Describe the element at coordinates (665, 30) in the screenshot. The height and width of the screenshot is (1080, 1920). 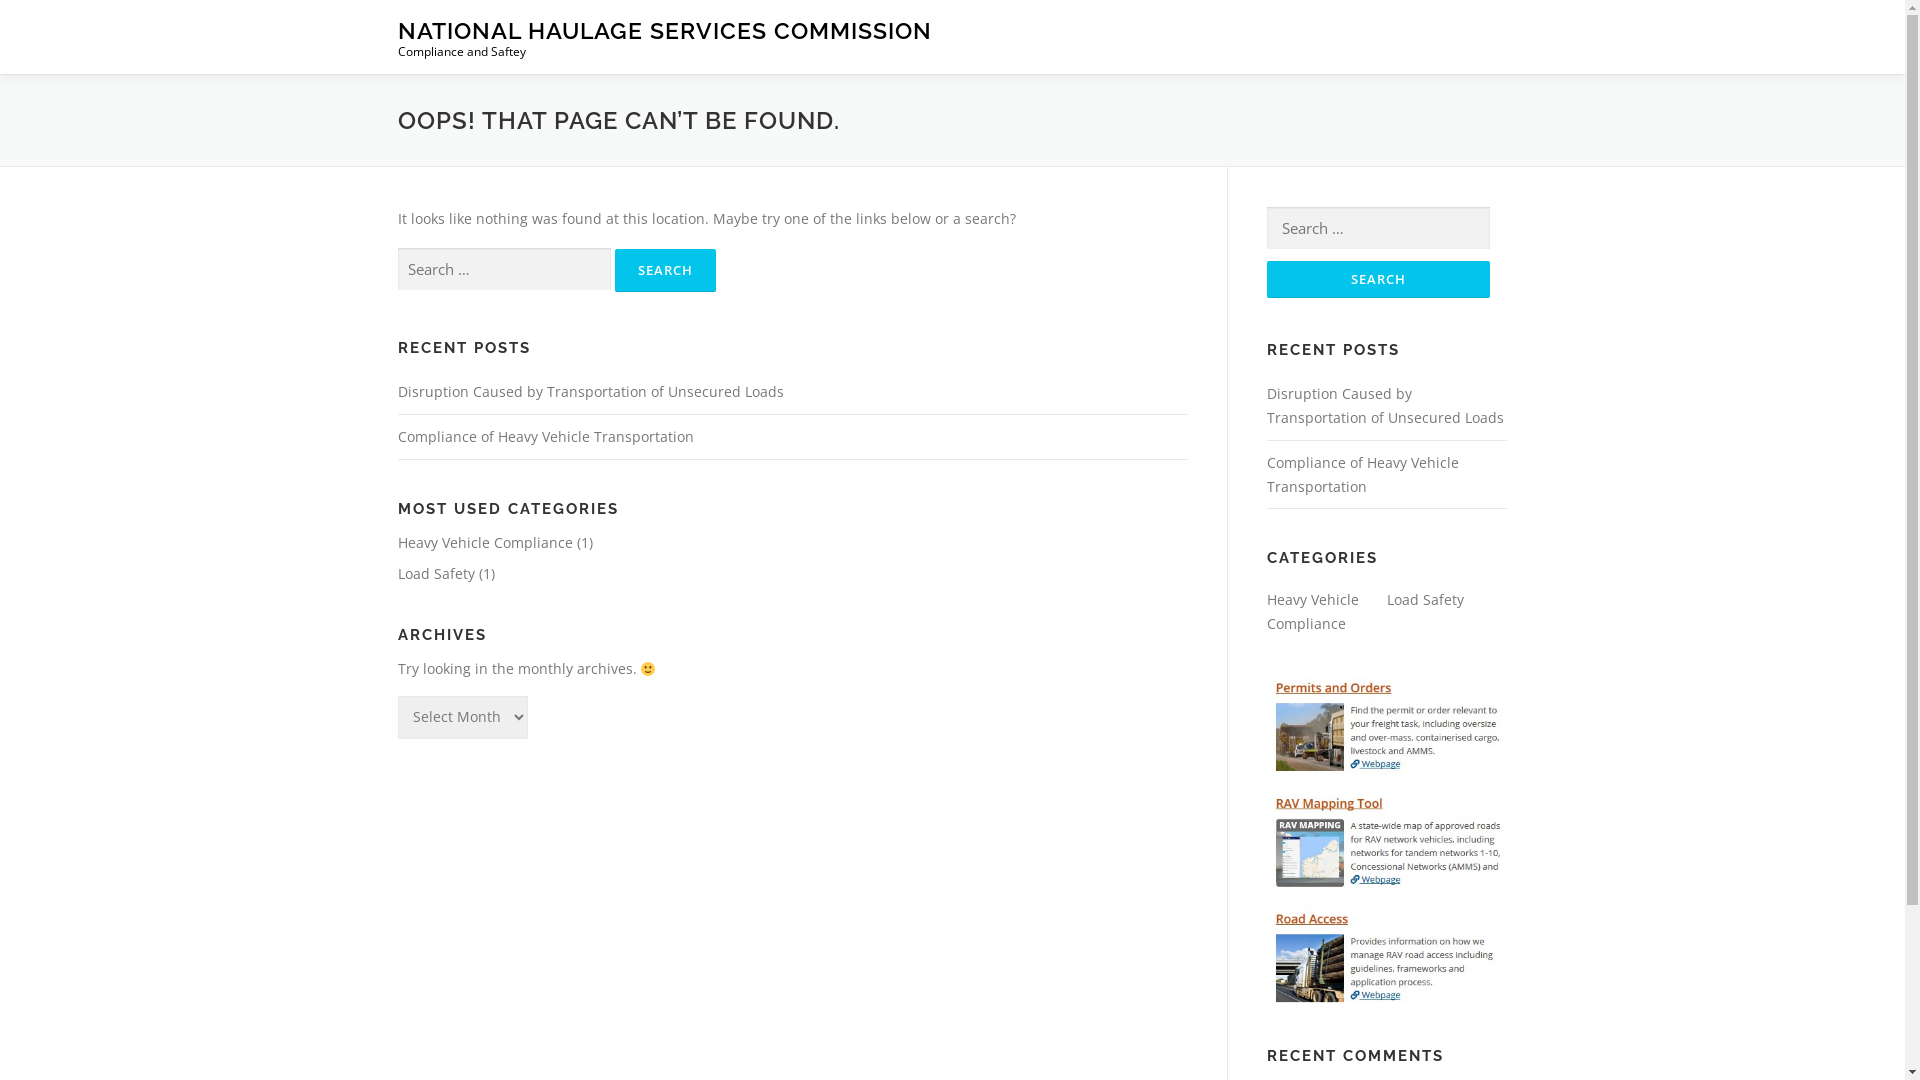
I see `'NATIONAL HAULAGE SERVICES COMMISSION'` at that location.